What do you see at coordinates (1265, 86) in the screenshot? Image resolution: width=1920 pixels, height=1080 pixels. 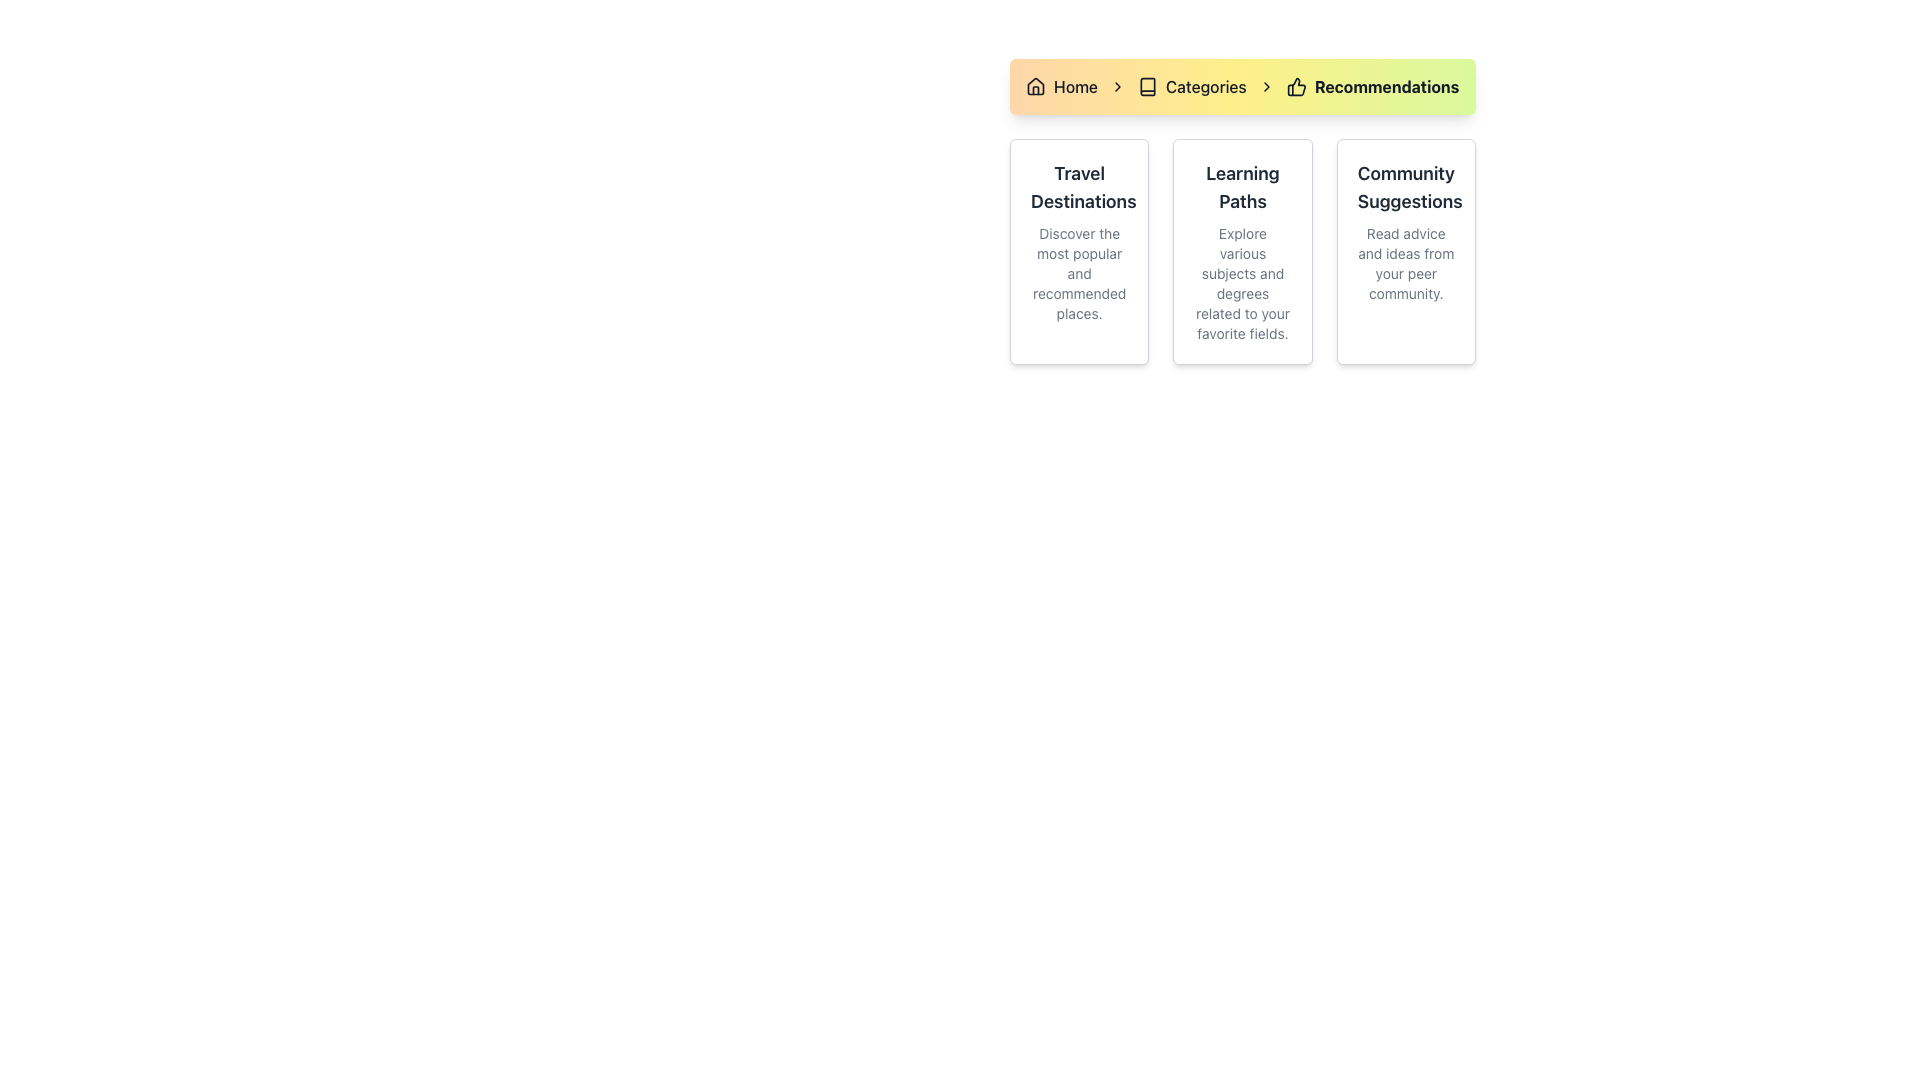 I see `the third chevron icon in the breadcrumb navigation that indicates the relationship between 'Categories' and 'Recommendations'` at bounding box center [1265, 86].